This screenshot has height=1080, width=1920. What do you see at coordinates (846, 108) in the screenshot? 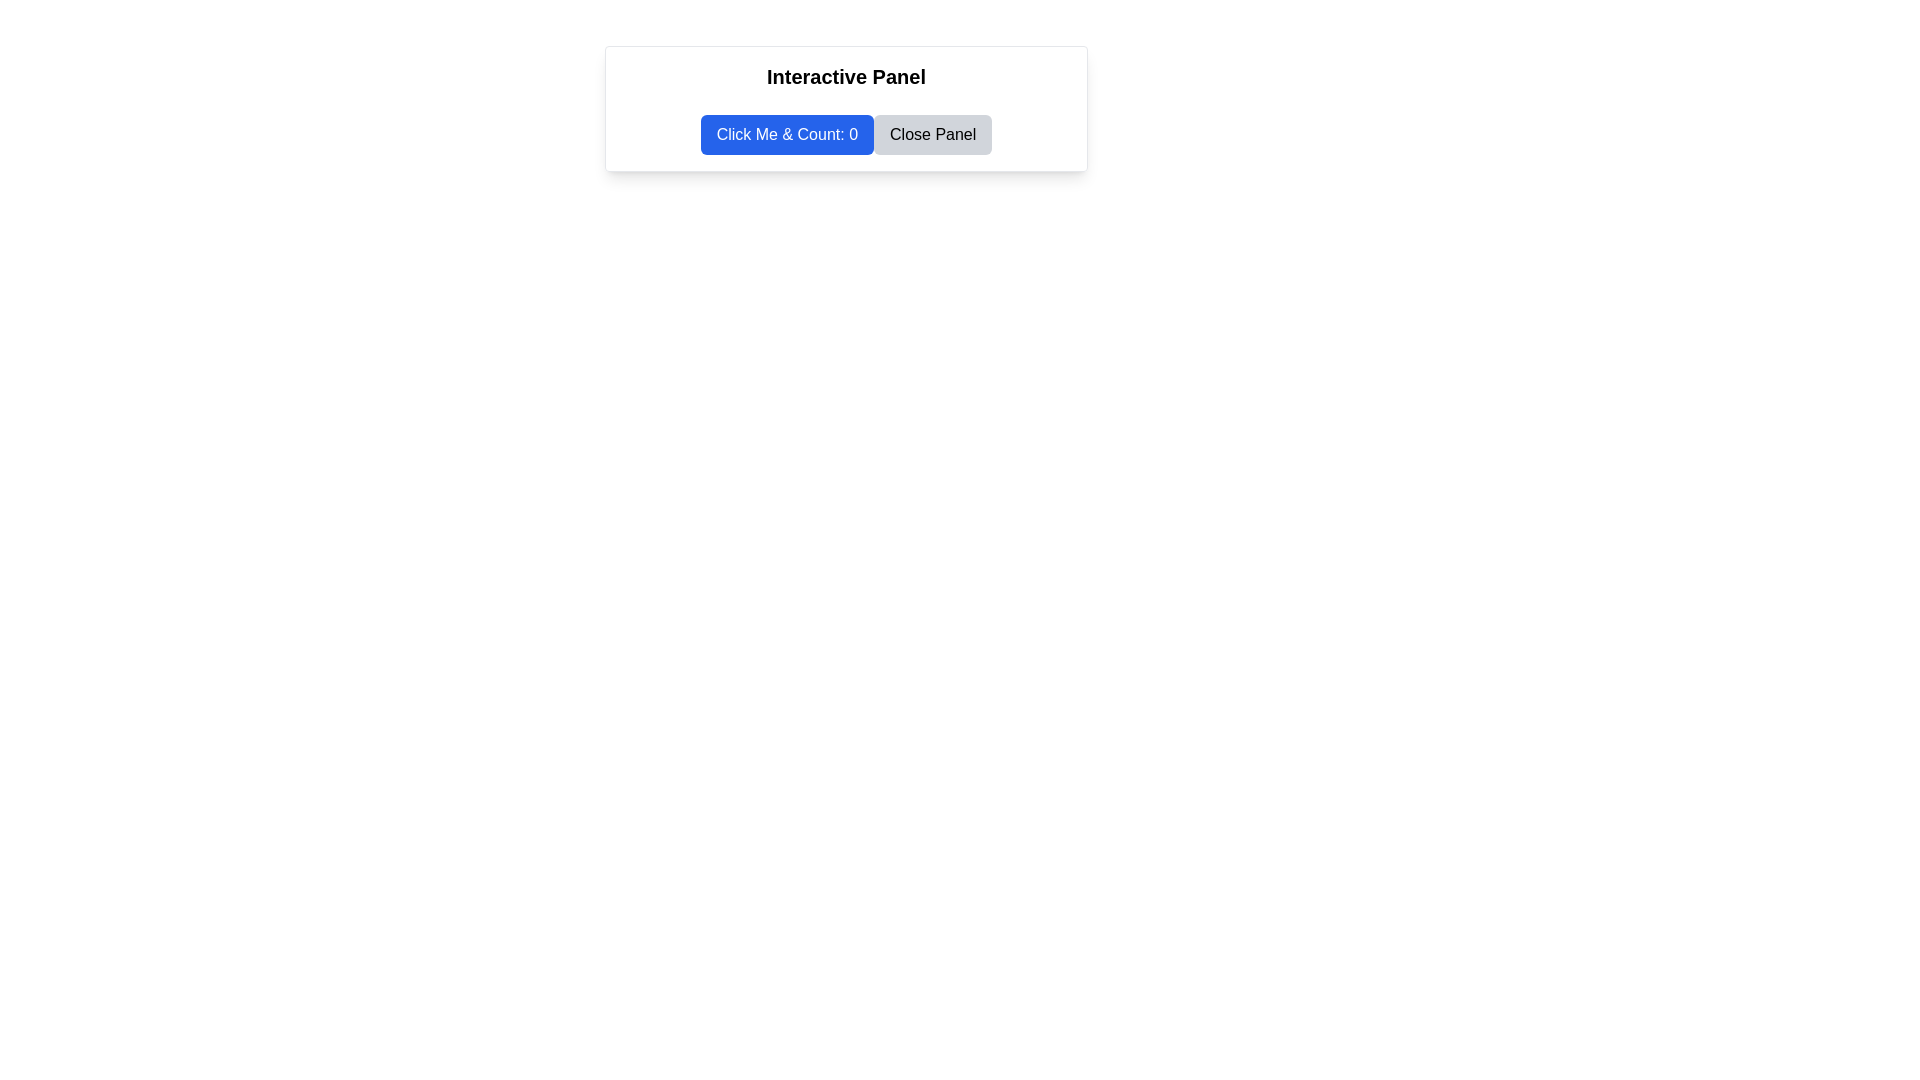
I see `the interactive panel that has a white background, contains the bold black text 'Interactive Panel' at the top, and includes two buttons below it` at bounding box center [846, 108].